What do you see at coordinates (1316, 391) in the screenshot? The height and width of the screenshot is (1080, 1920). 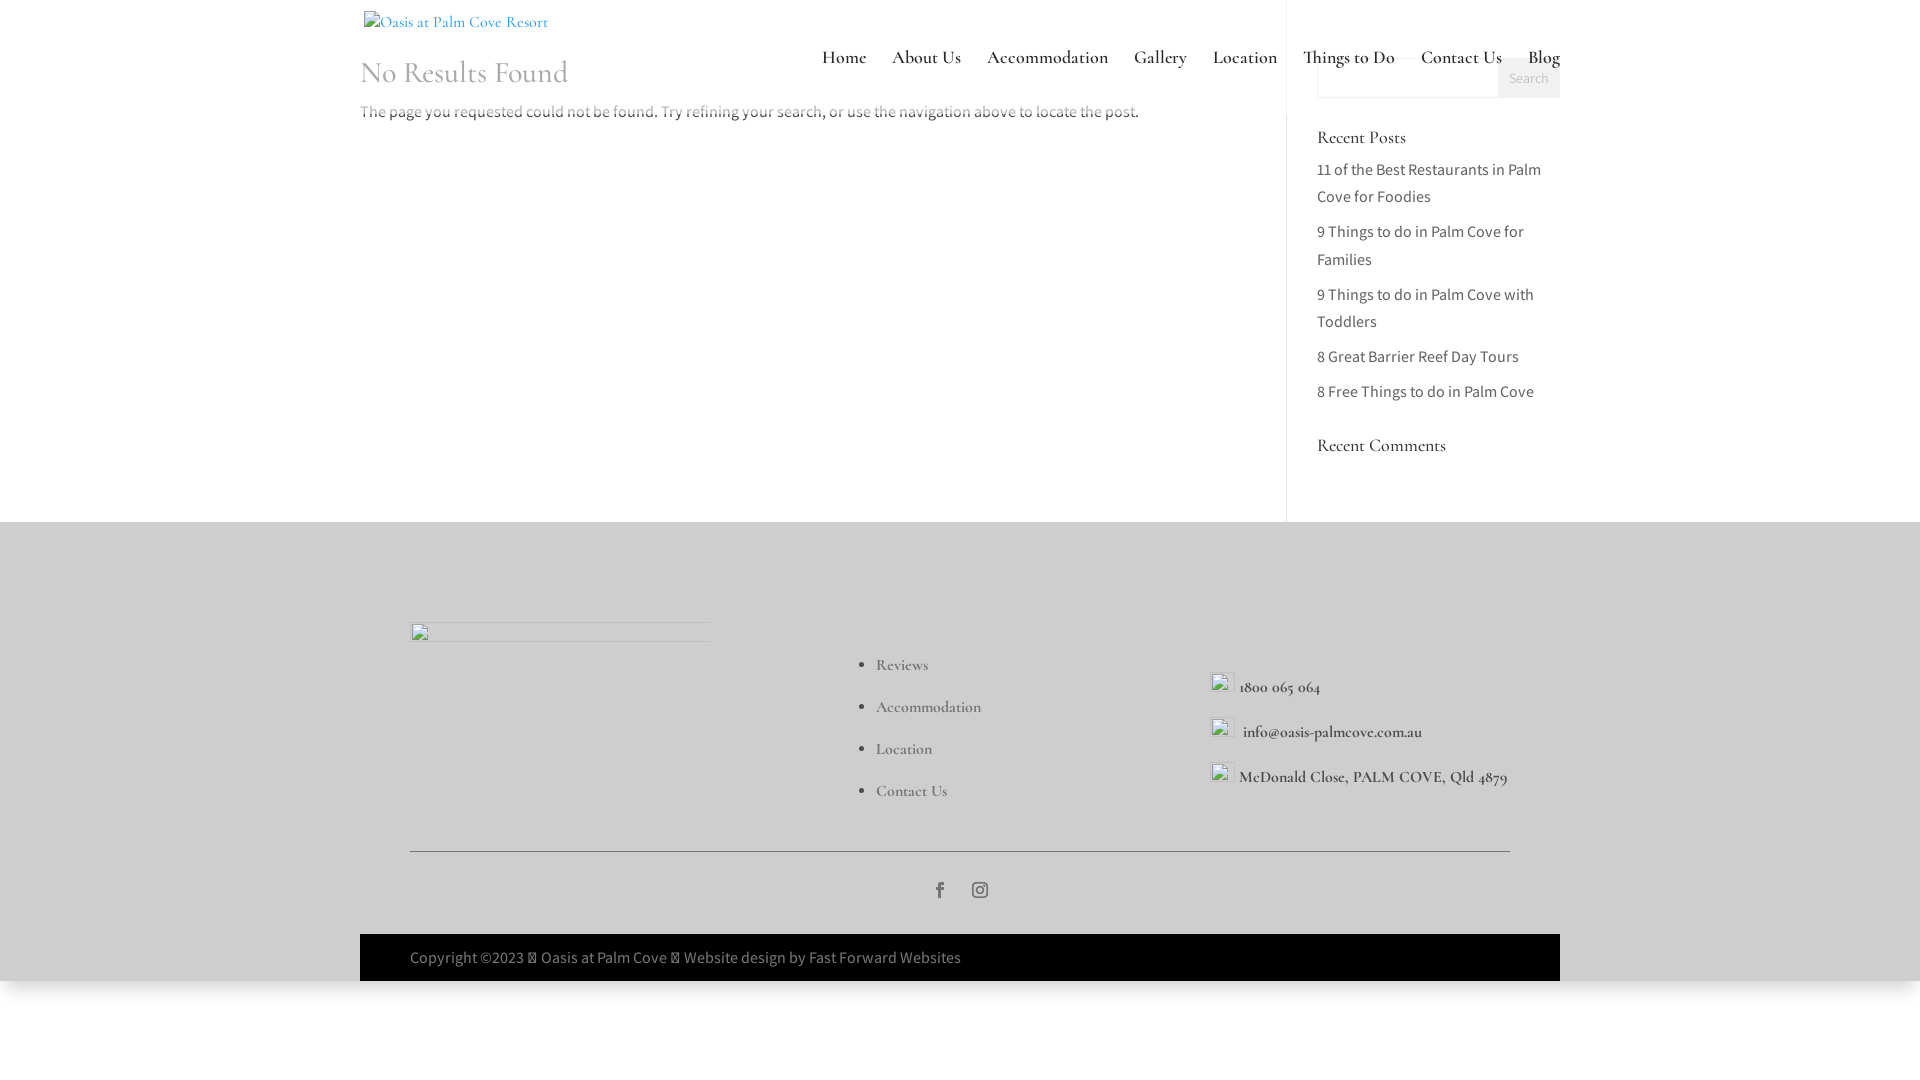 I see `'8 Free Things to do in Palm Cove'` at bounding box center [1316, 391].